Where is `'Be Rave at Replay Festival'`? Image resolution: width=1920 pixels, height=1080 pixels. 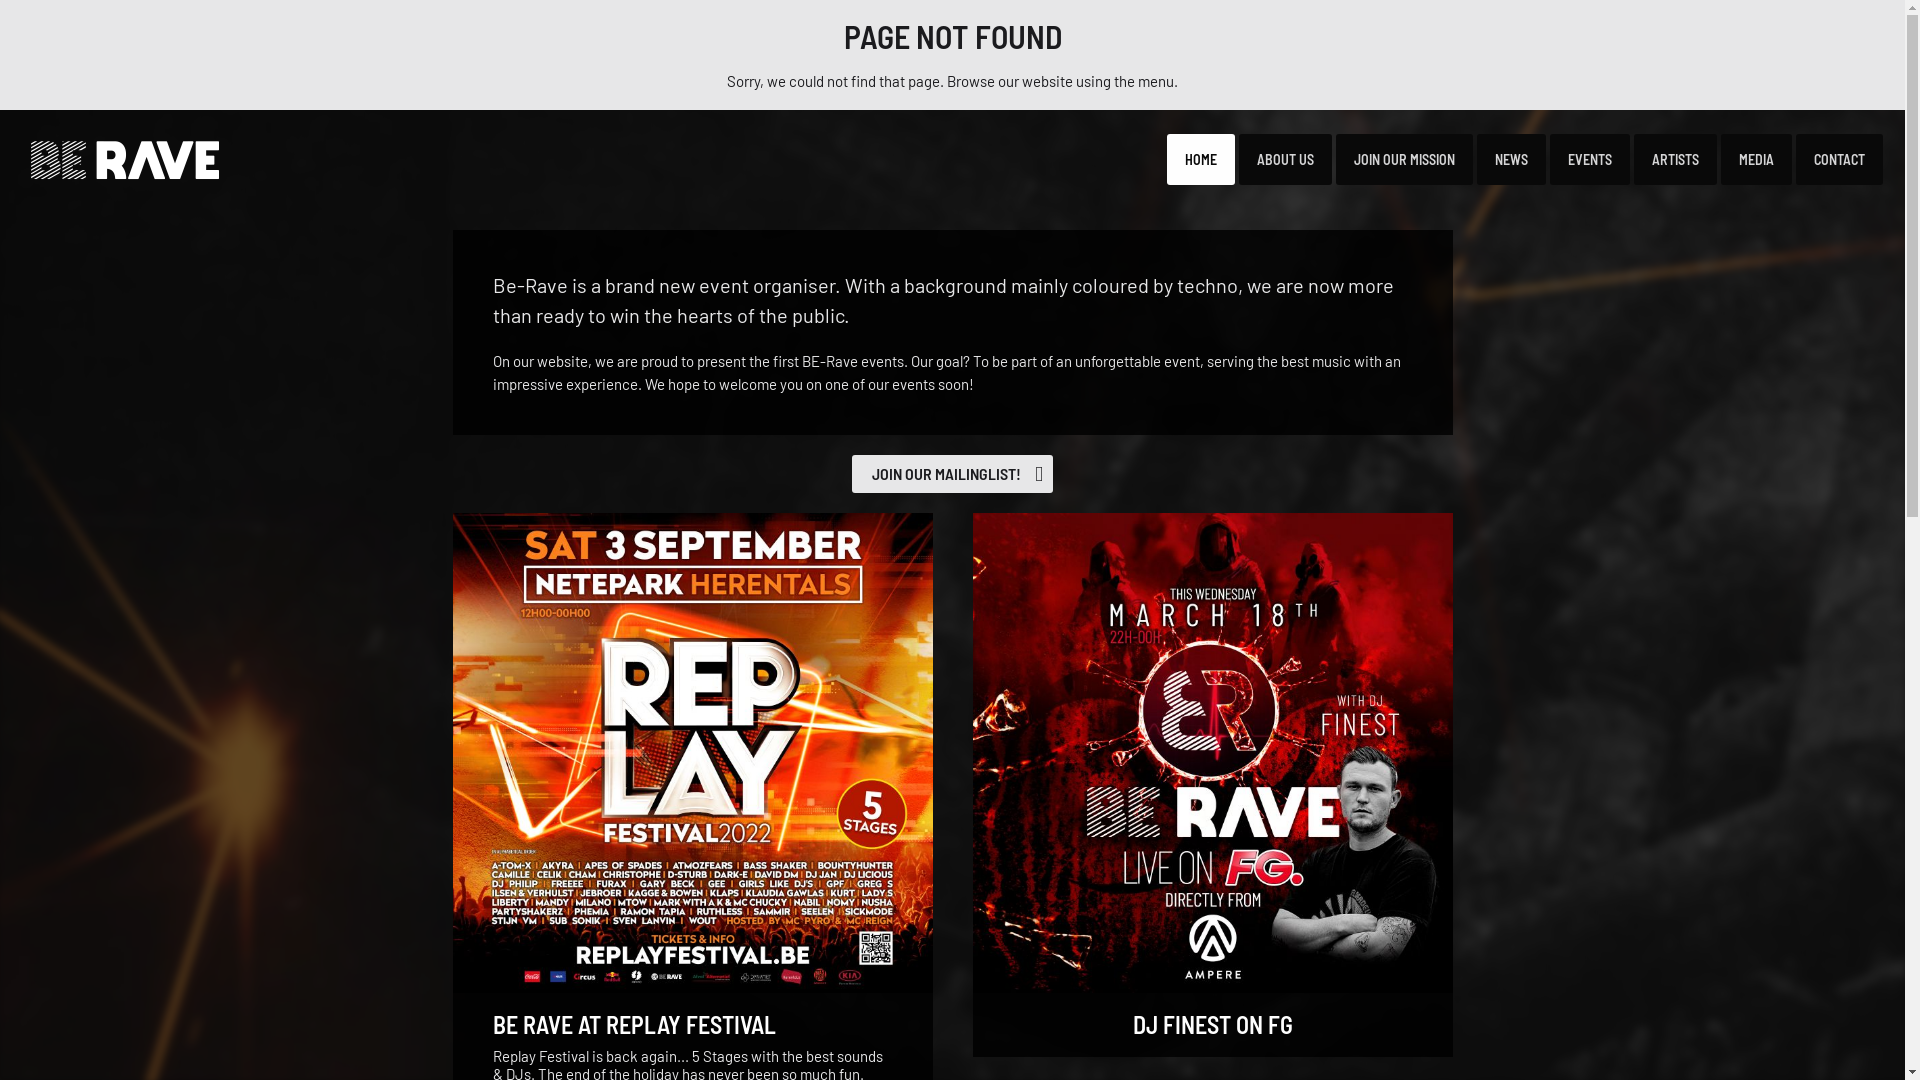 'Be Rave at Replay Festival' is located at coordinates (691, 752).